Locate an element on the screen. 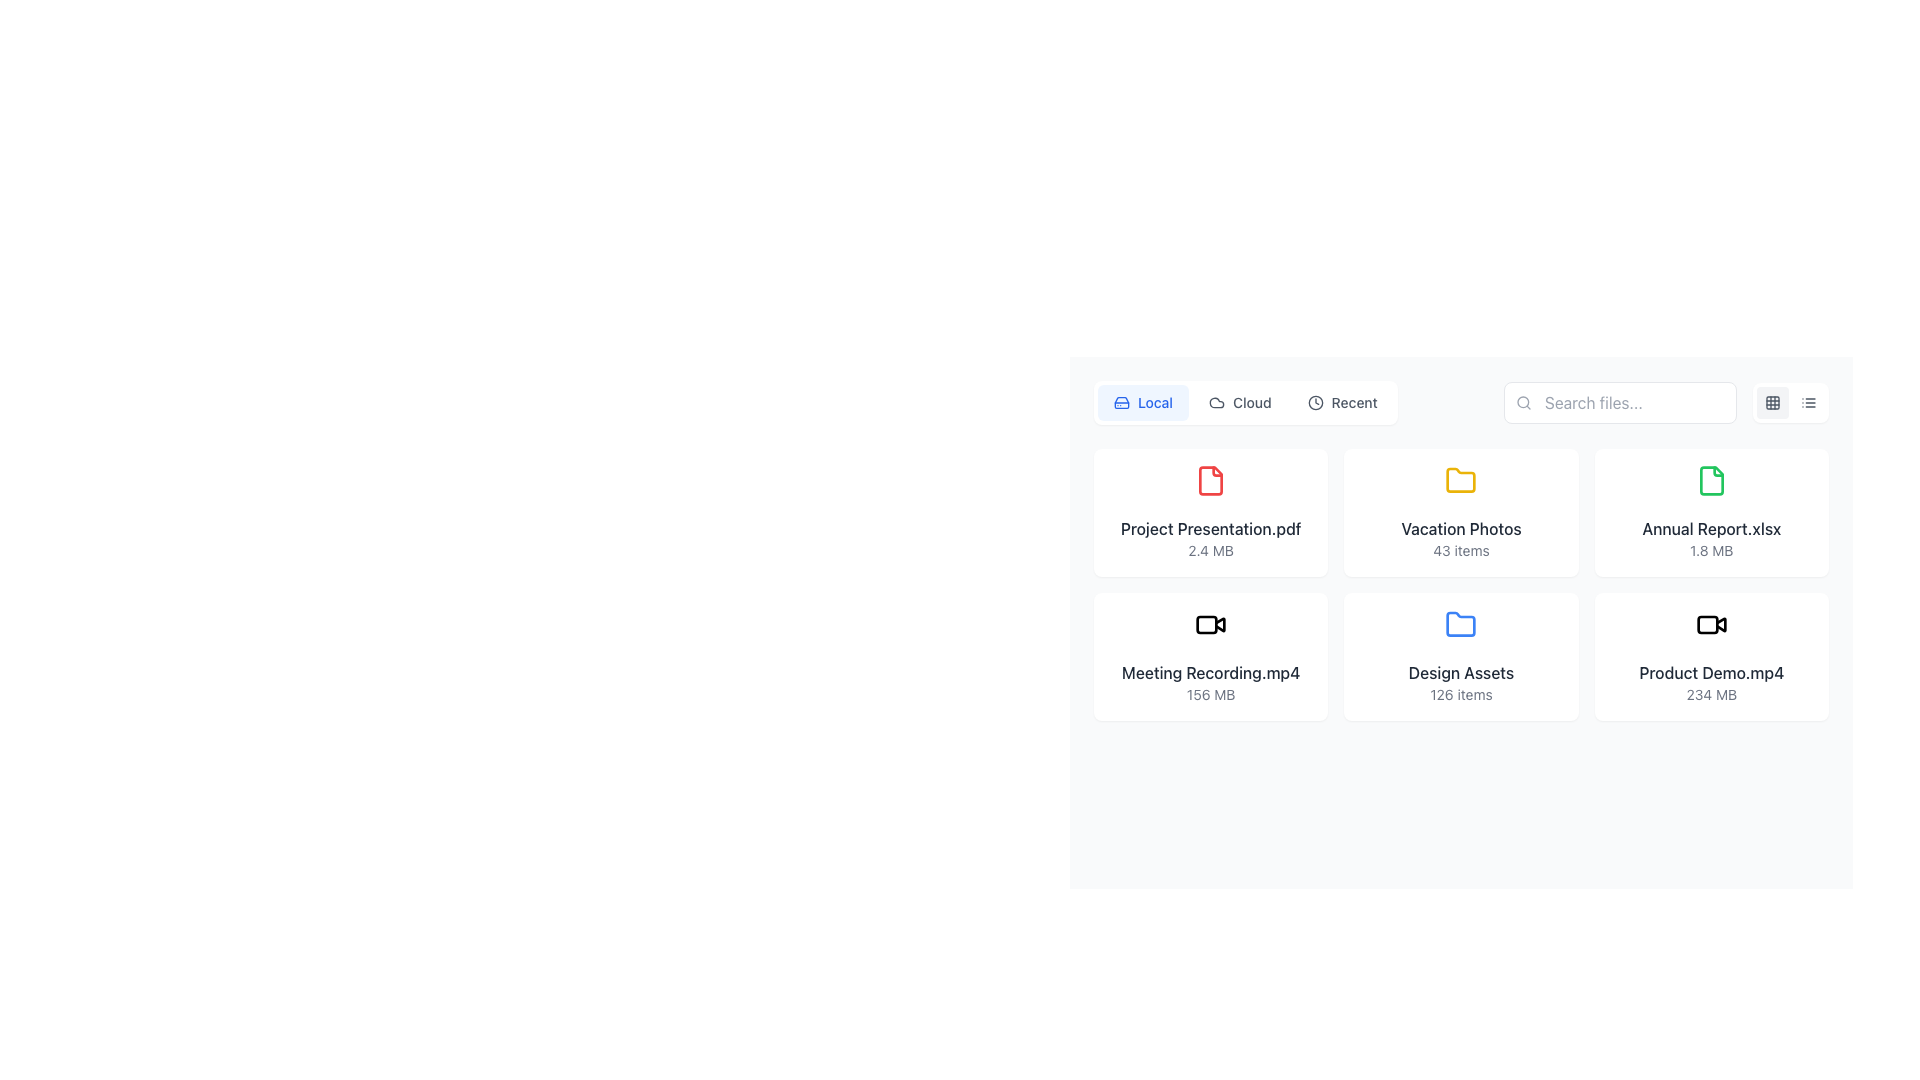 The width and height of the screenshot is (1920, 1080). the label displaying the text 'Project Presentation.pdf' with size '2.4 MB', which is located in the top-left section of the document listing grid is located at coordinates (1210, 538).